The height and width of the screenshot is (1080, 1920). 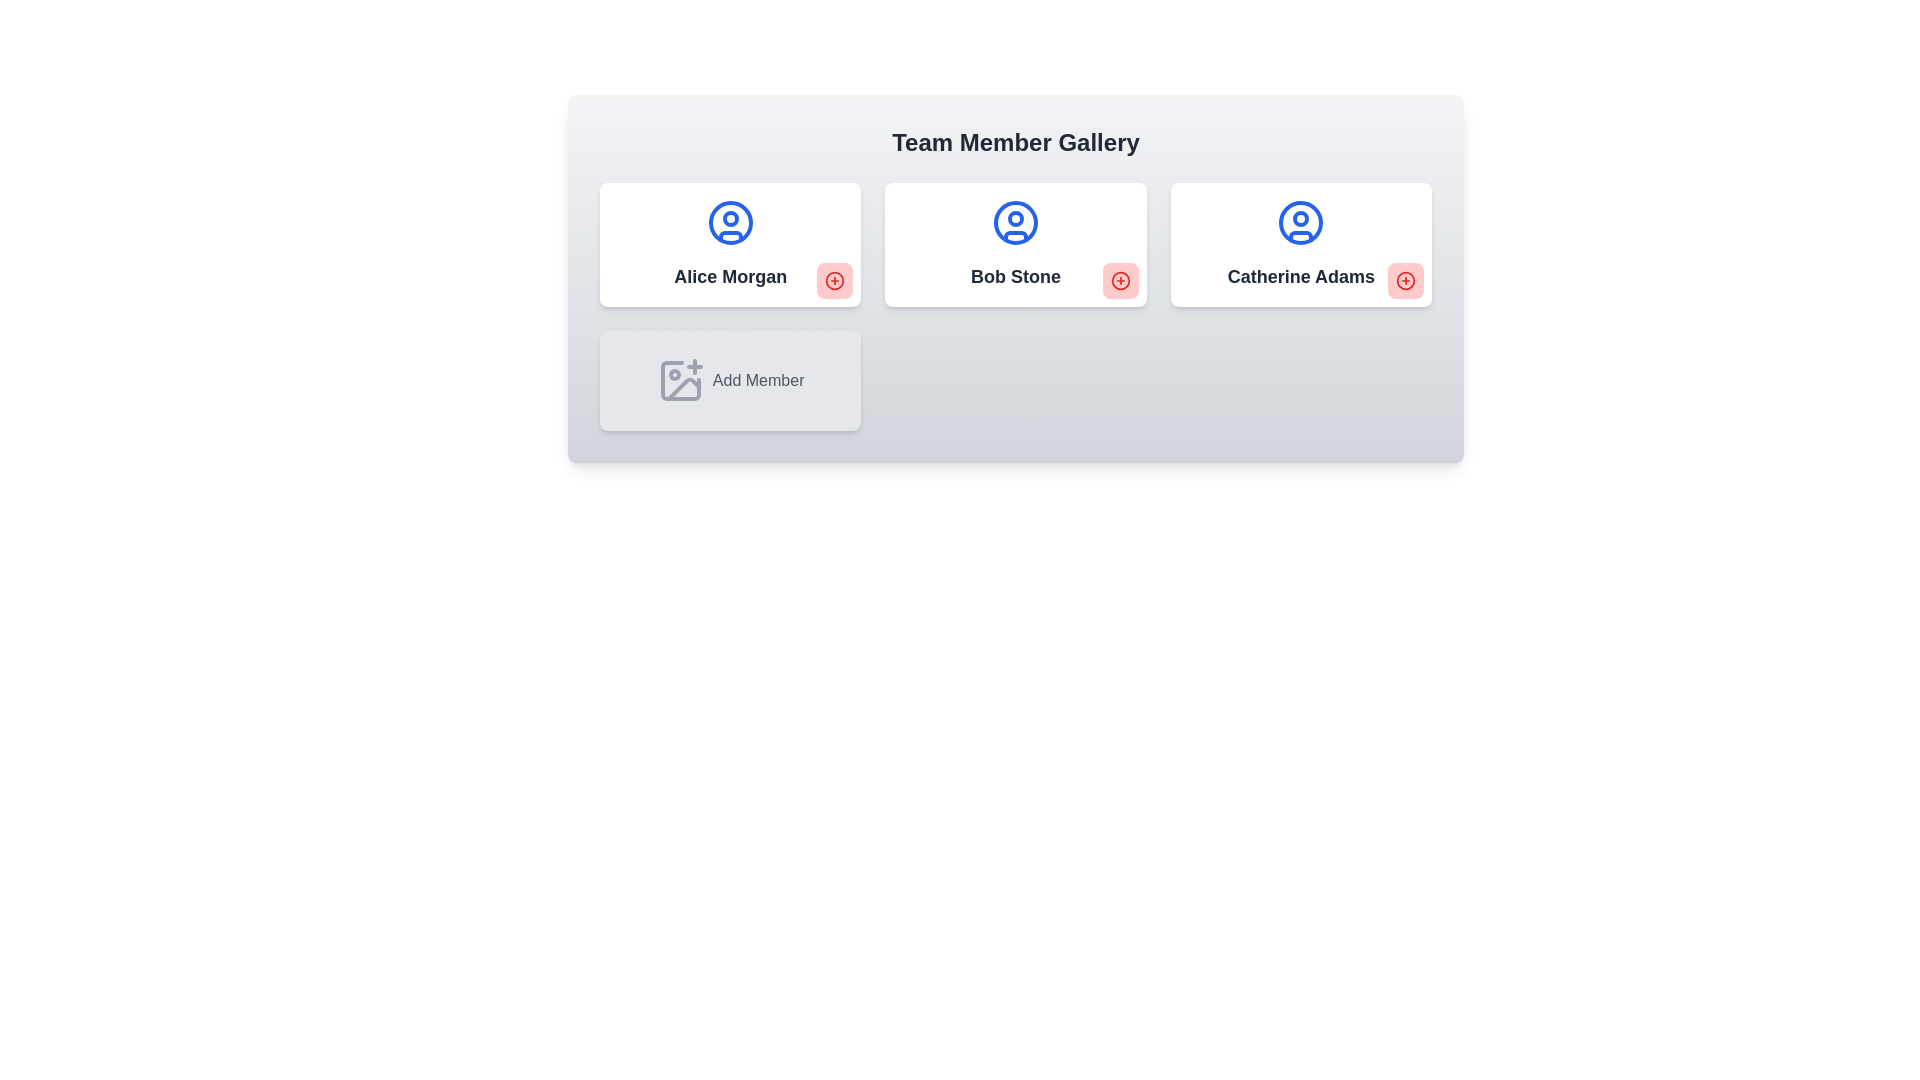 What do you see at coordinates (729, 223) in the screenshot?
I see `the circular element of the user profile icon located at the top left of the 'Alice Morgan' card in the user gallery` at bounding box center [729, 223].